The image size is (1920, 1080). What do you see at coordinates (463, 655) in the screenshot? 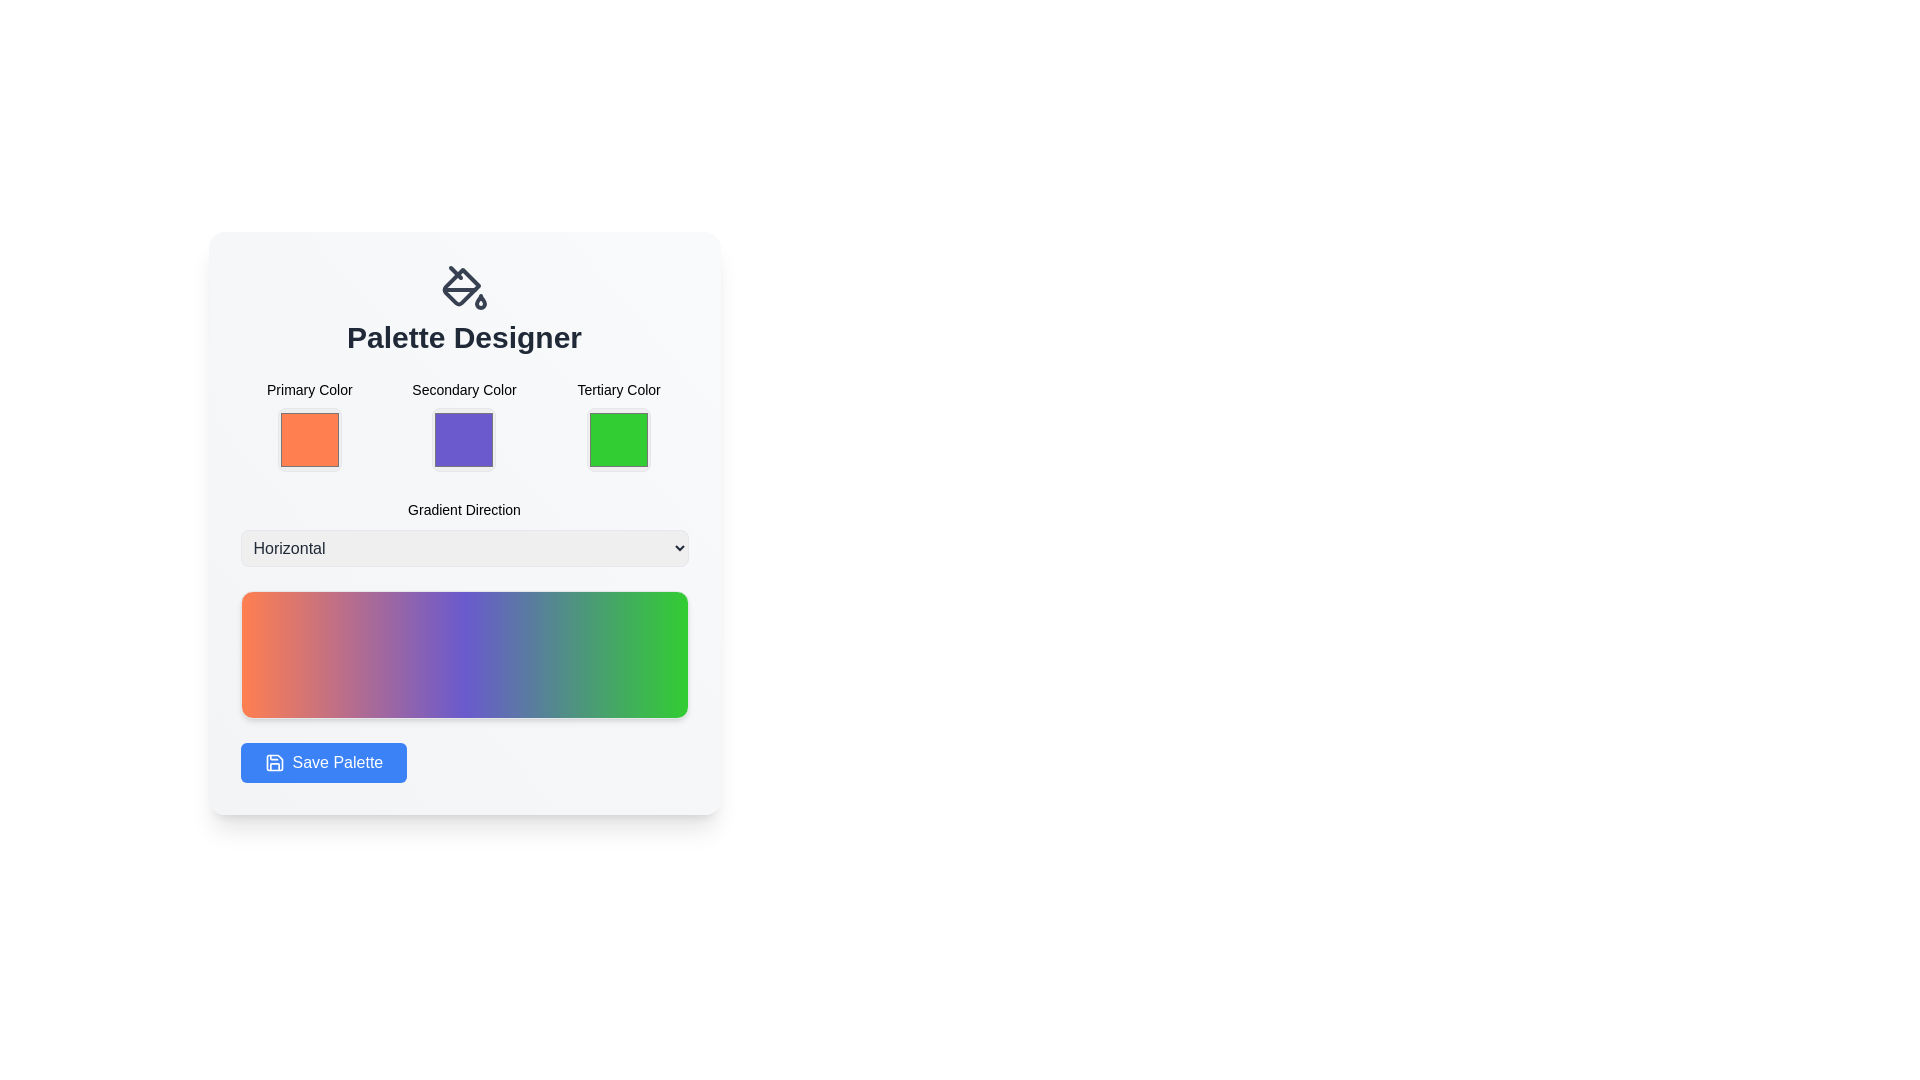
I see `the visual representation element (gradient preview) located at the bottom of the 'Palette Designer' card, just above the 'Save Palette' button` at bounding box center [463, 655].